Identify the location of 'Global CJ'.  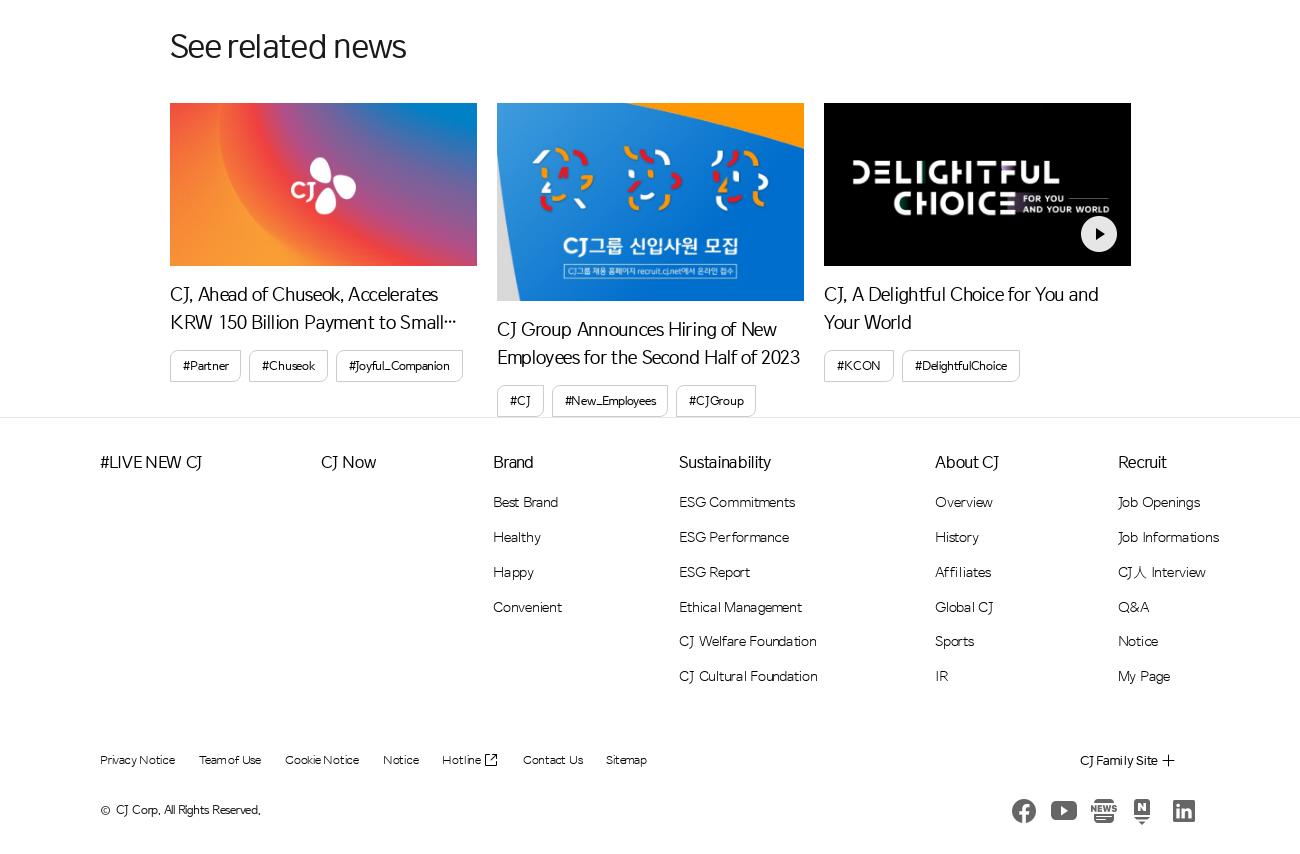
(963, 606).